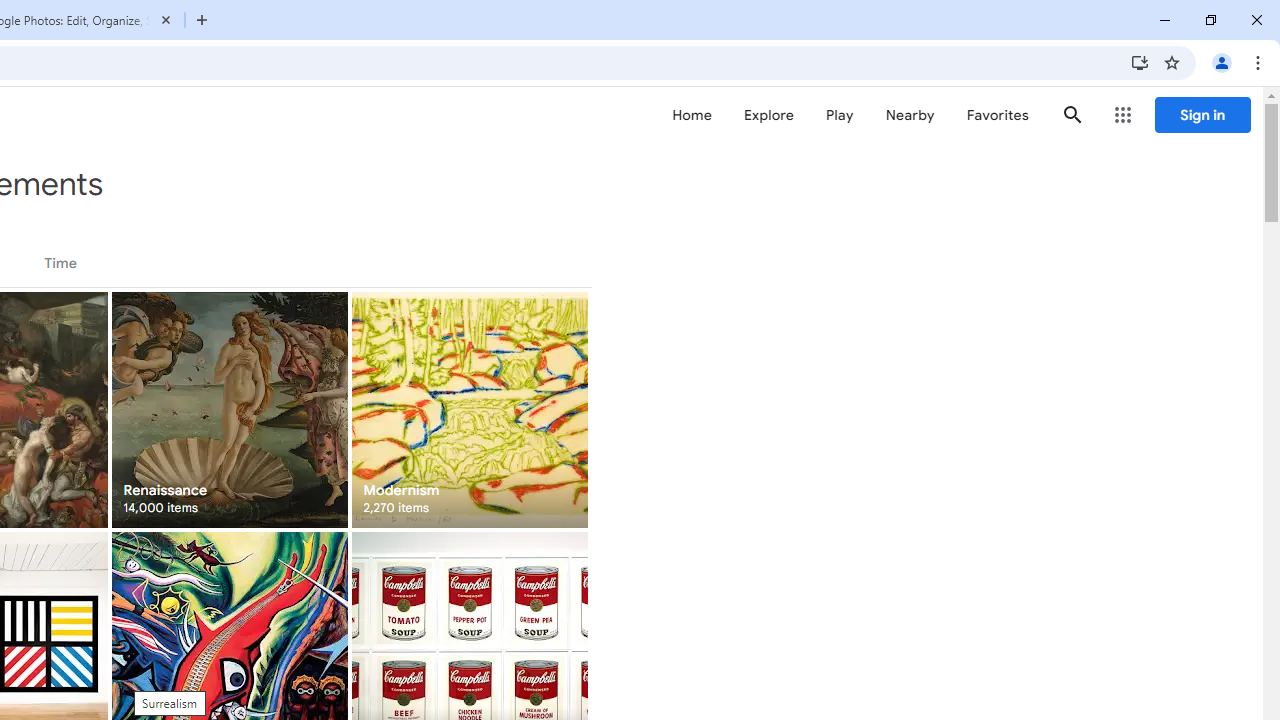  Describe the element at coordinates (60, 262) in the screenshot. I see `'Time'` at that location.